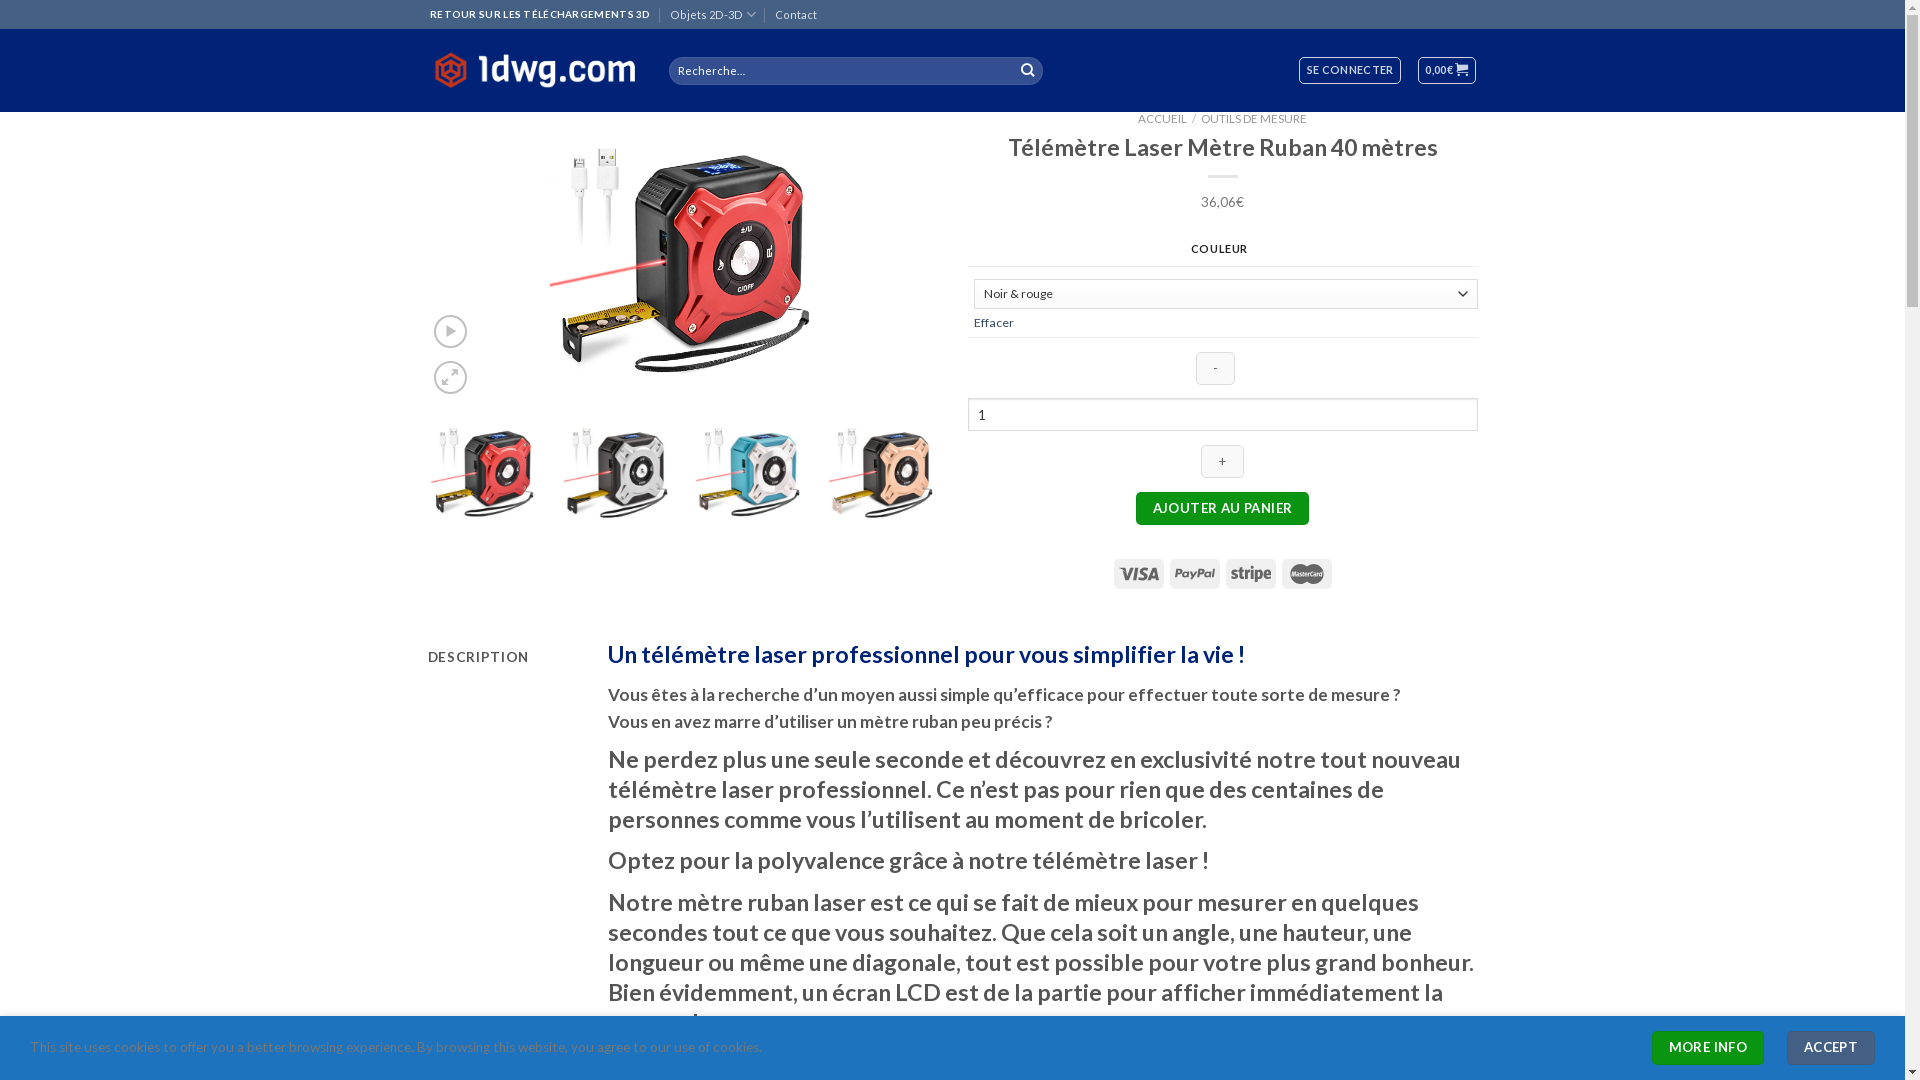 This screenshot has height=1080, width=1920. Describe the element at coordinates (449, 330) in the screenshot. I see `'Video'` at that location.